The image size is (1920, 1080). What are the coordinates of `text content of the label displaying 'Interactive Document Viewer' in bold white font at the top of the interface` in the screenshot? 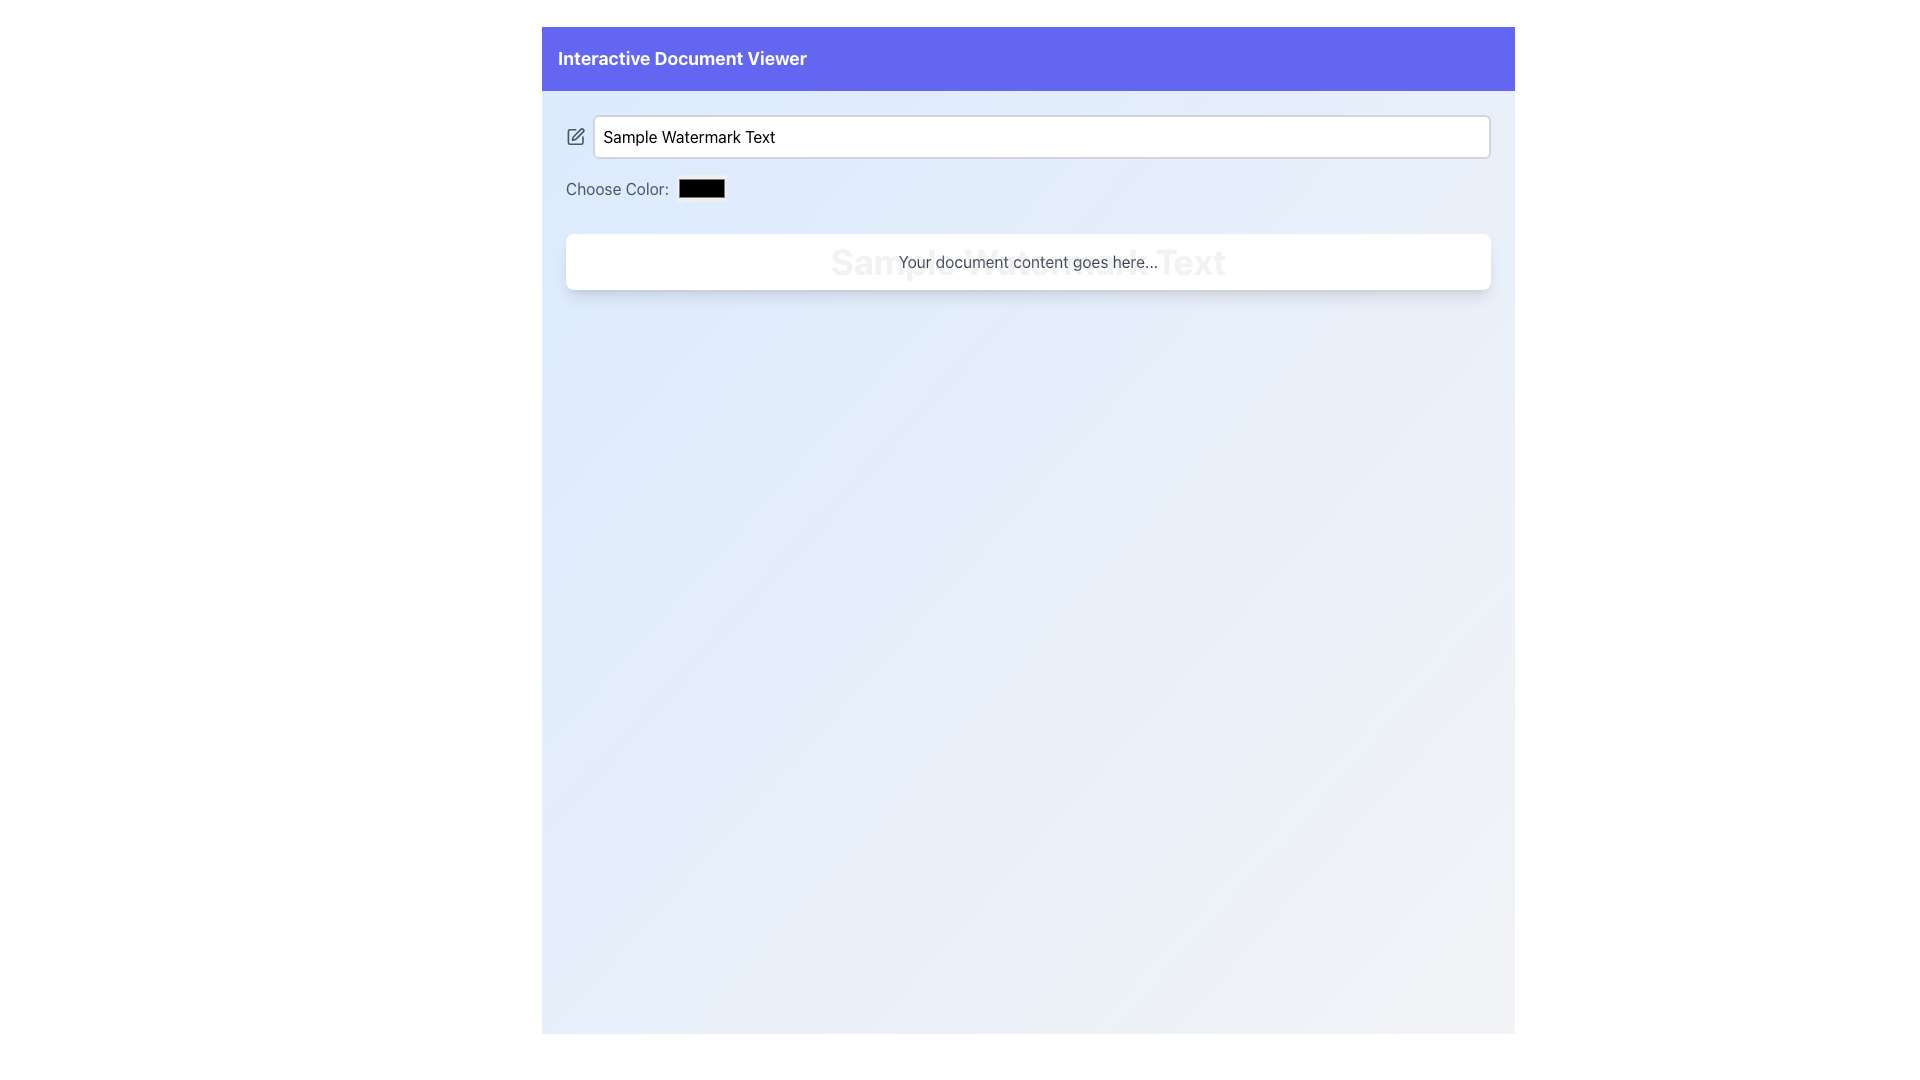 It's located at (682, 57).